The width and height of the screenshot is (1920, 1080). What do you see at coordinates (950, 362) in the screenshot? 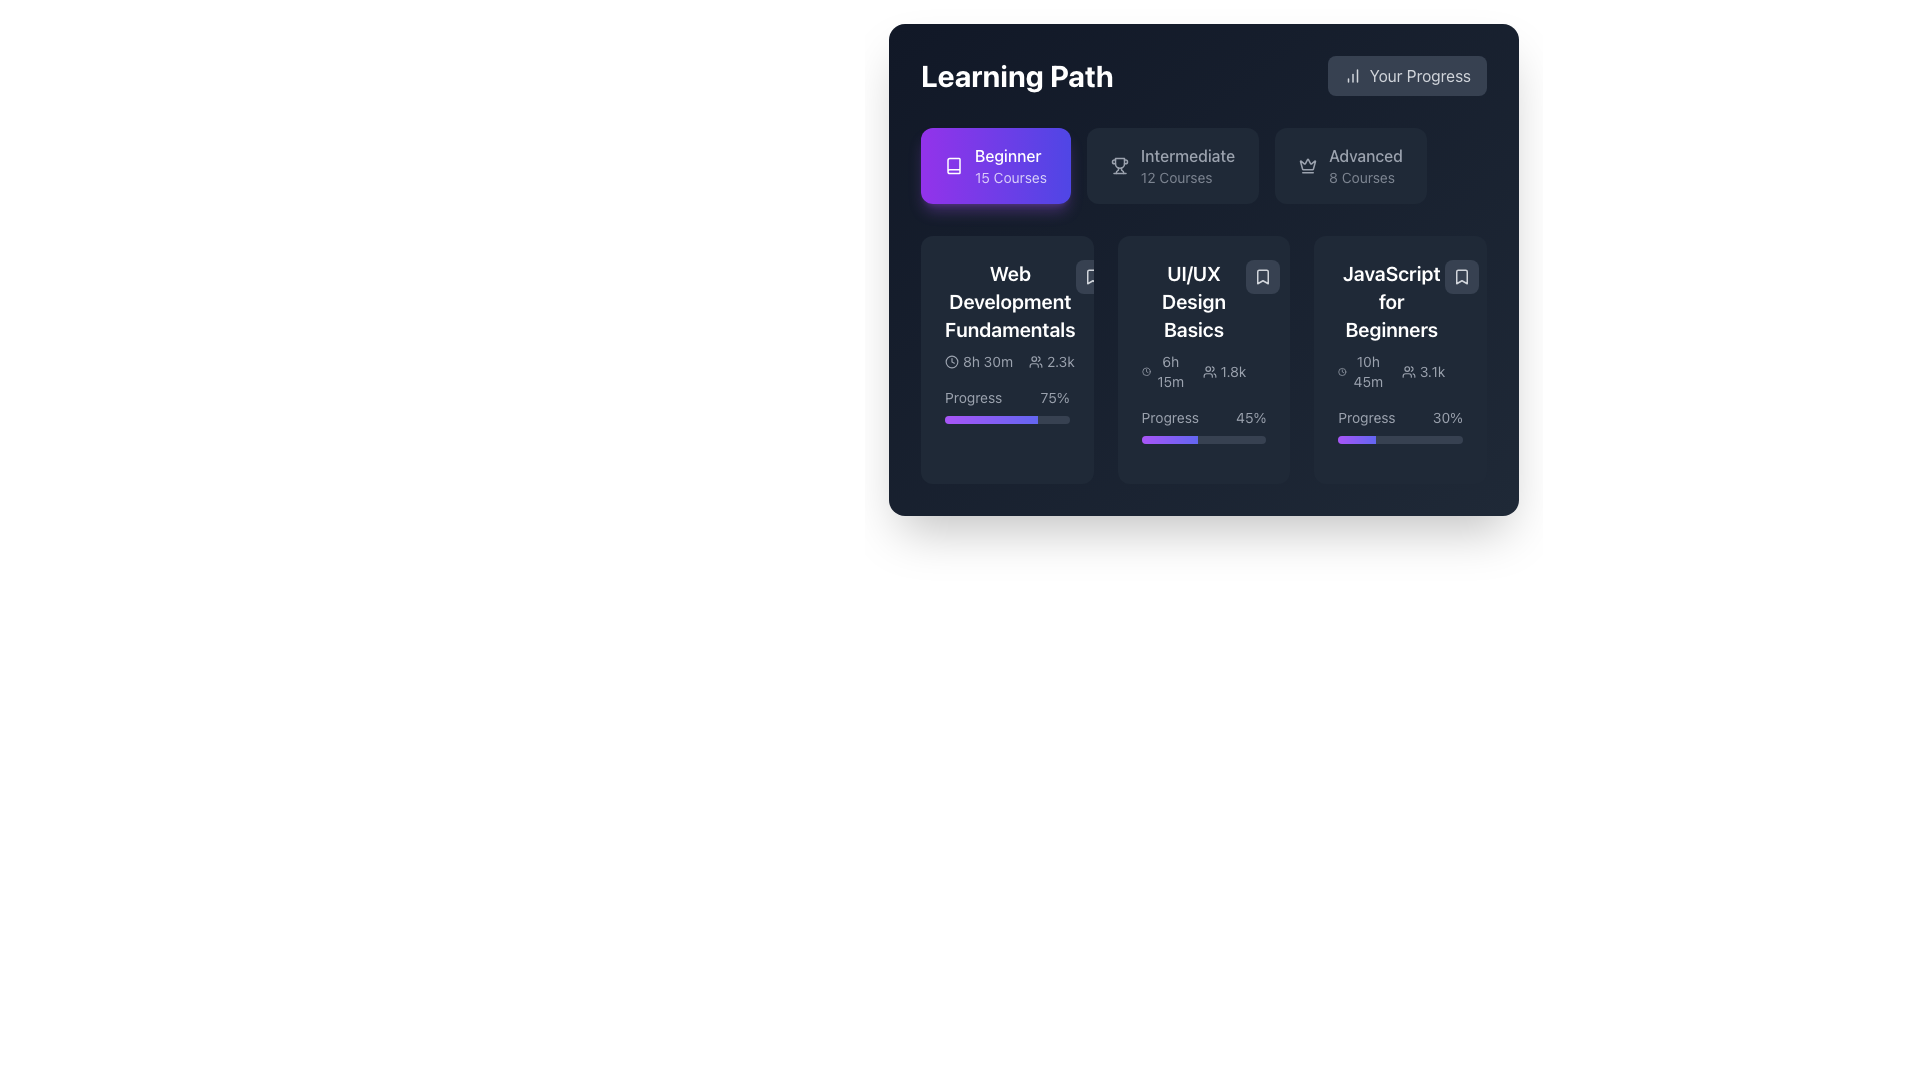
I see `the clock icon by clicking on the circular boundary of the SVG shape element located at the top-left corner of the clock icon, which is part of the 'Web Development Fundamentals' card` at bounding box center [950, 362].